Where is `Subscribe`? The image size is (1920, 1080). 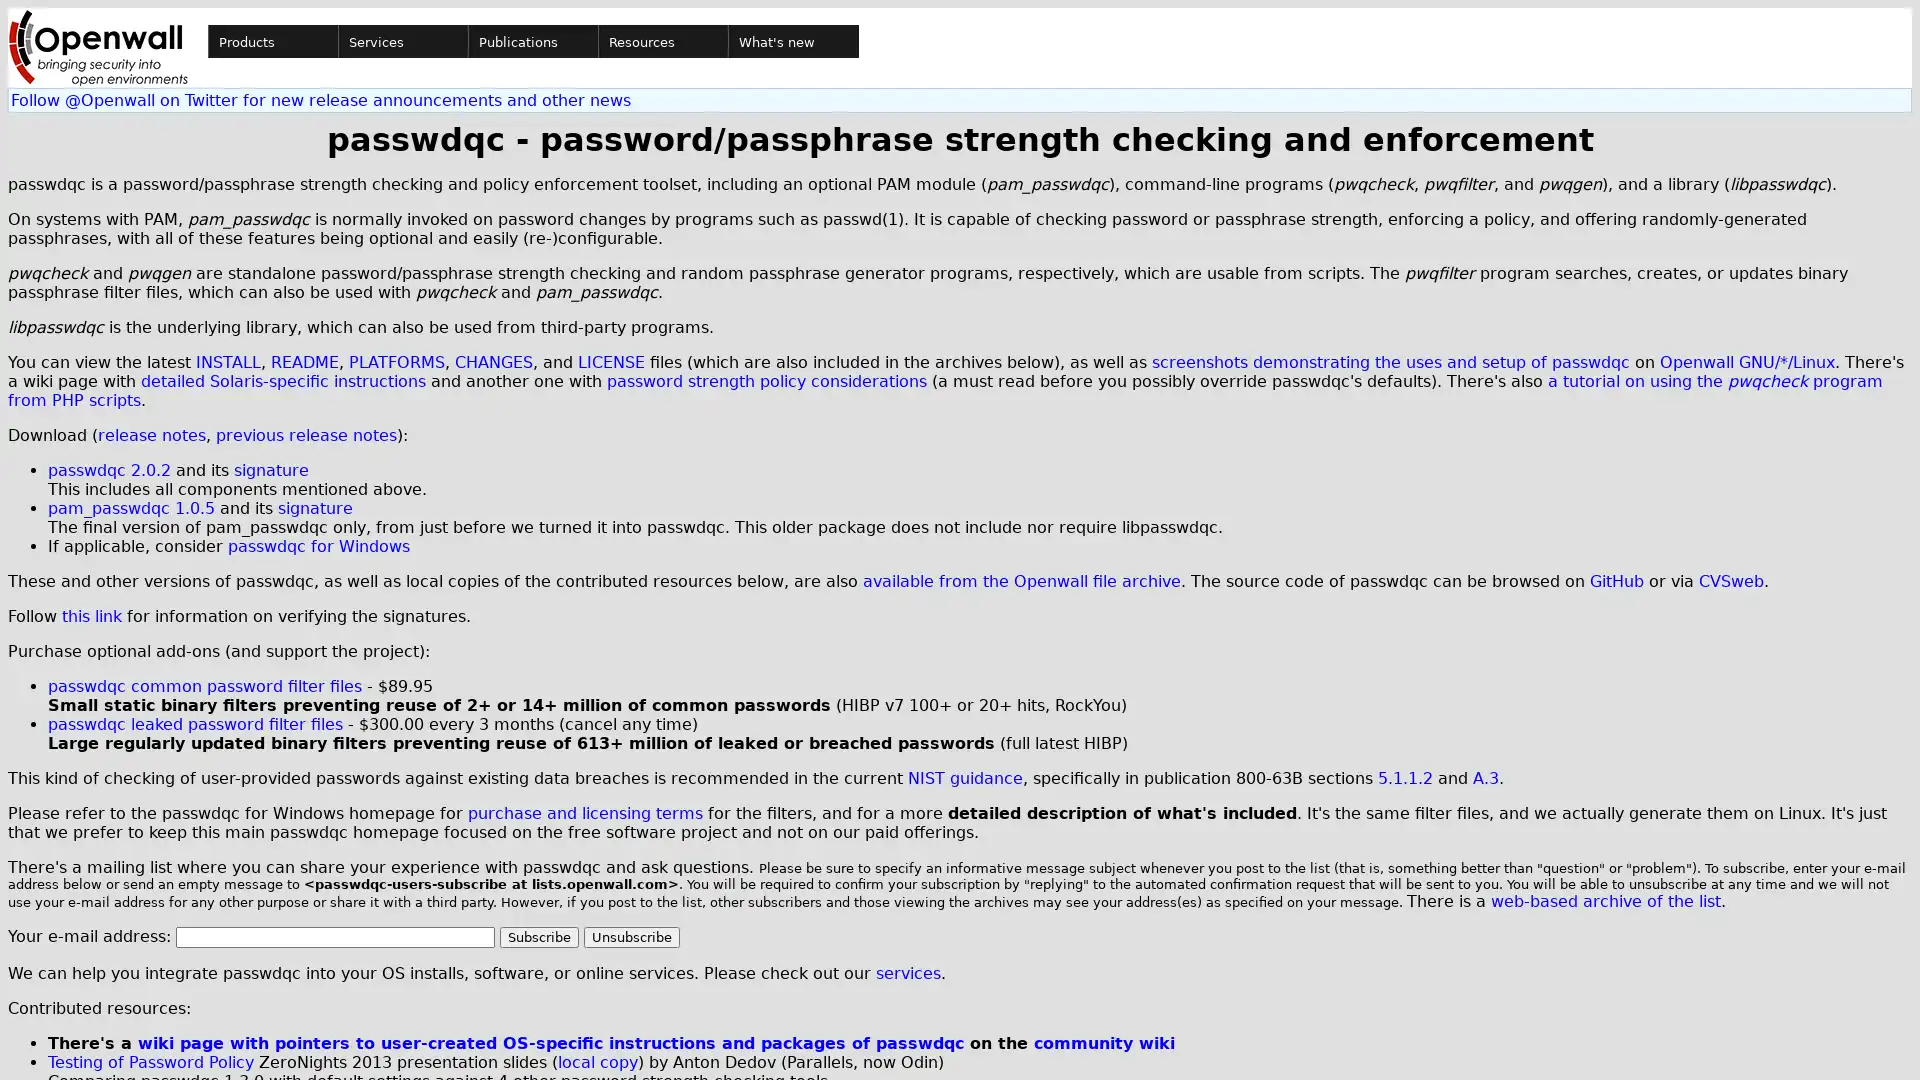 Subscribe is located at coordinates (539, 937).